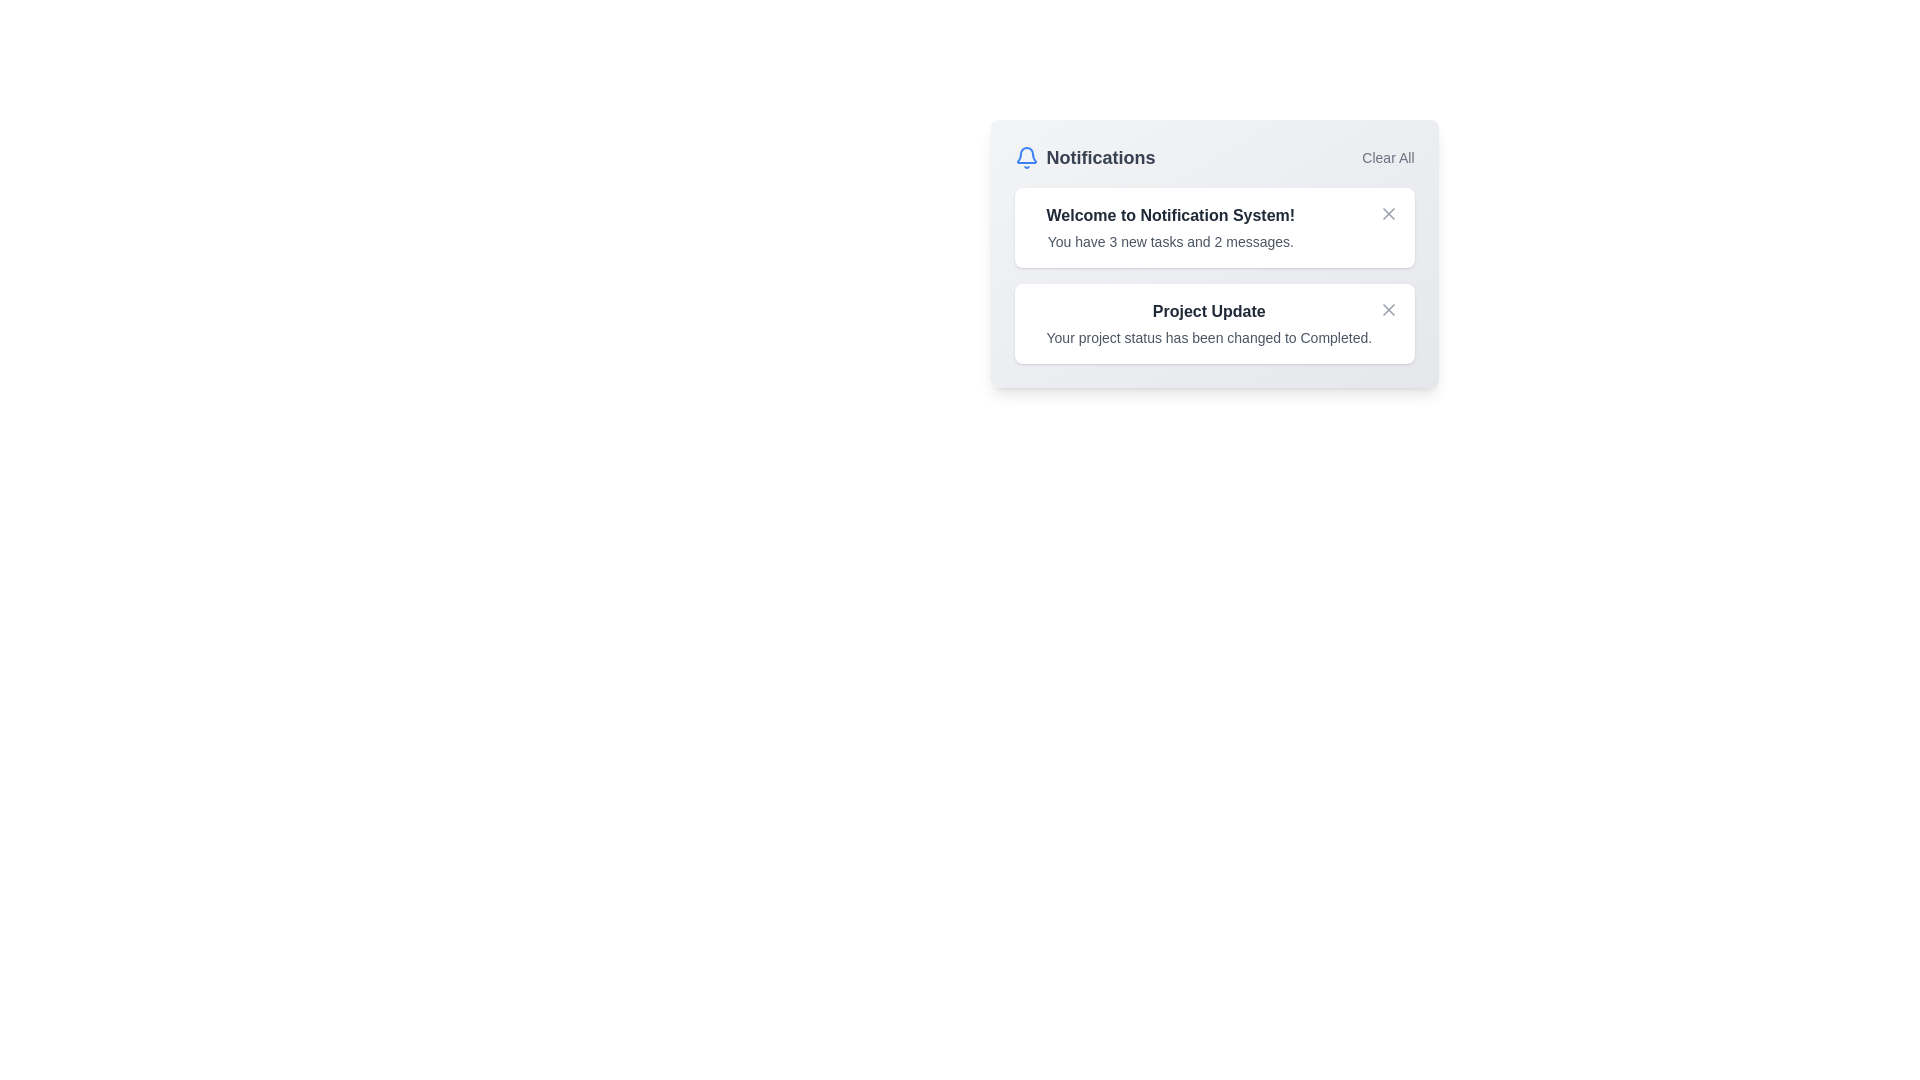 This screenshot has height=1080, width=1920. What do you see at coordinates (1170, 241) in the screenshot?
I see `the text element that states 'You have 3 new tasks and 2 messages.' which is located below the title 'Welcome to Notification System!' in the notification box` at bounding box center [1170, 241].